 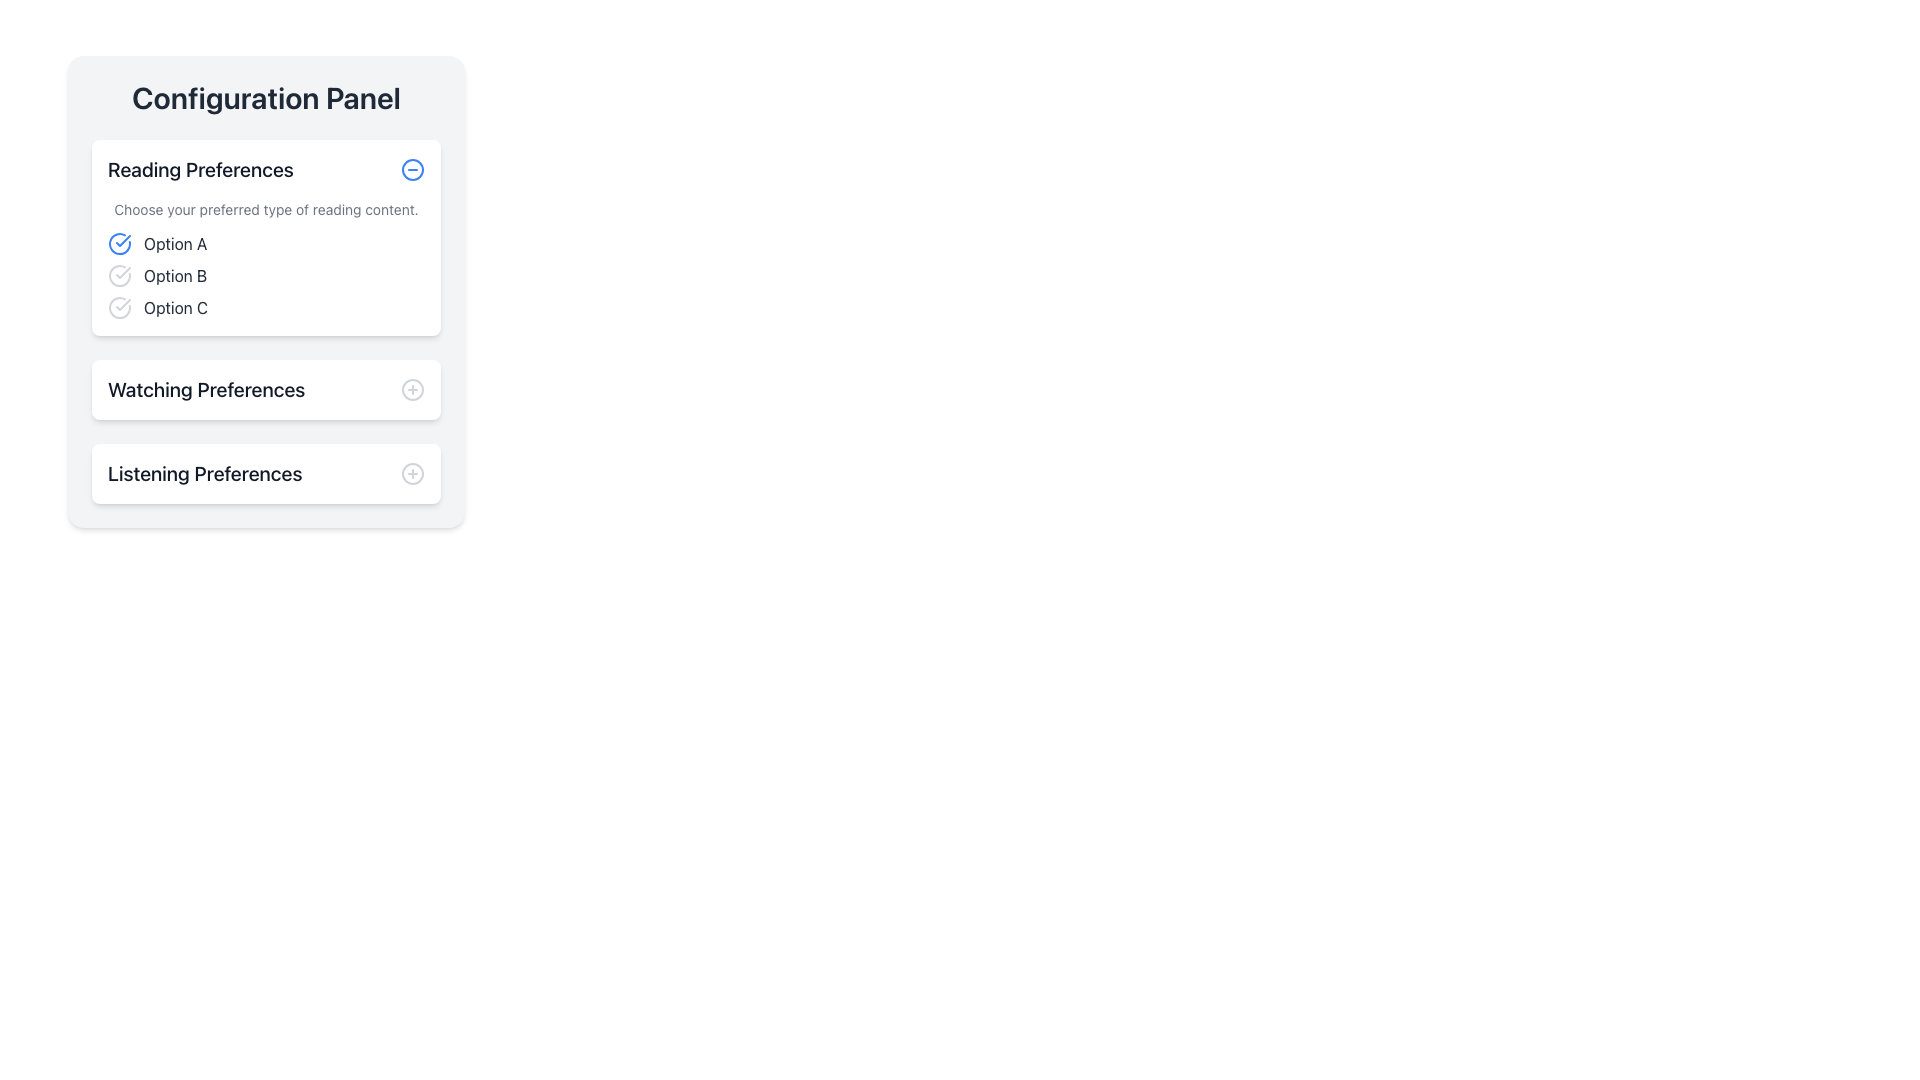 I want to click on the 'Option B' radio button located in the 'Reading Preferences' section, which is the second option in a vertical list of three options, so click(x=265, y=276).